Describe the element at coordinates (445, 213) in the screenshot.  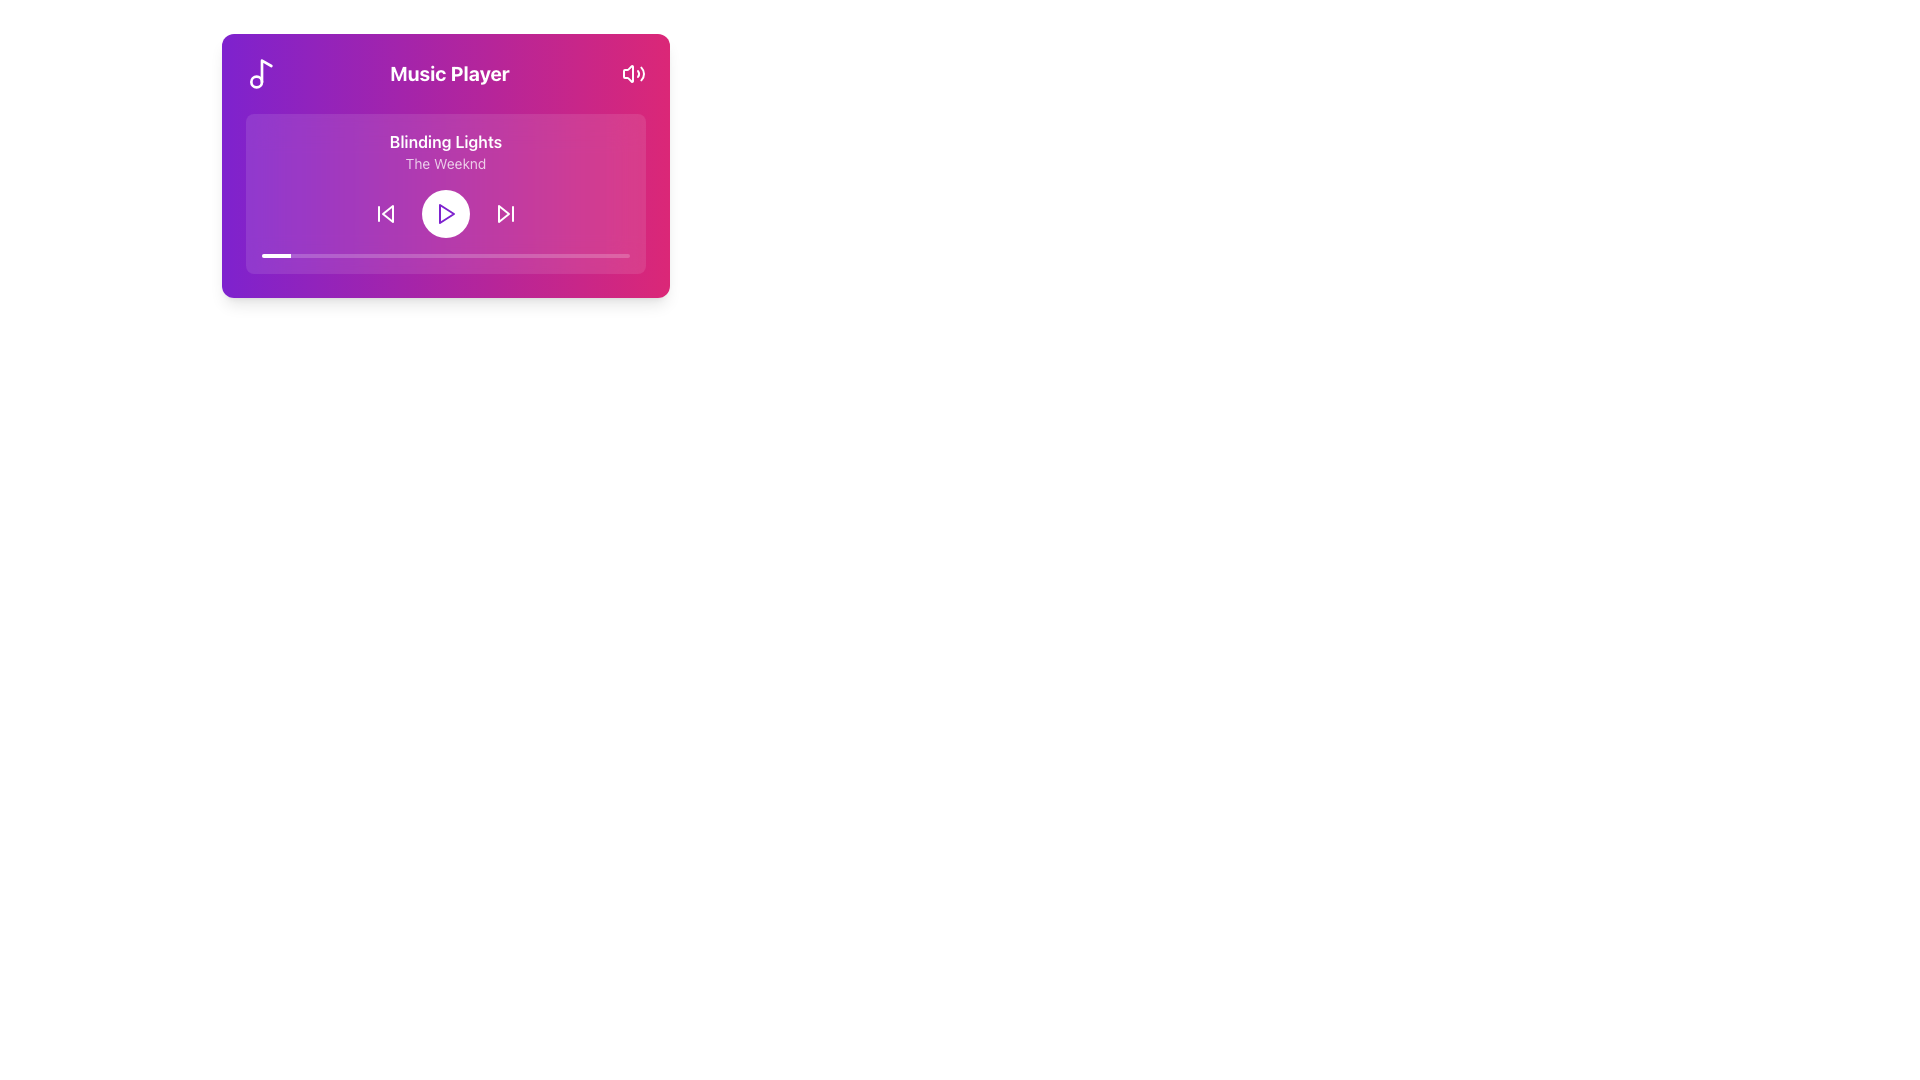
I see `the circular play button with a white background and a purple triangular play icon in the center to play or pause the music` at that location.